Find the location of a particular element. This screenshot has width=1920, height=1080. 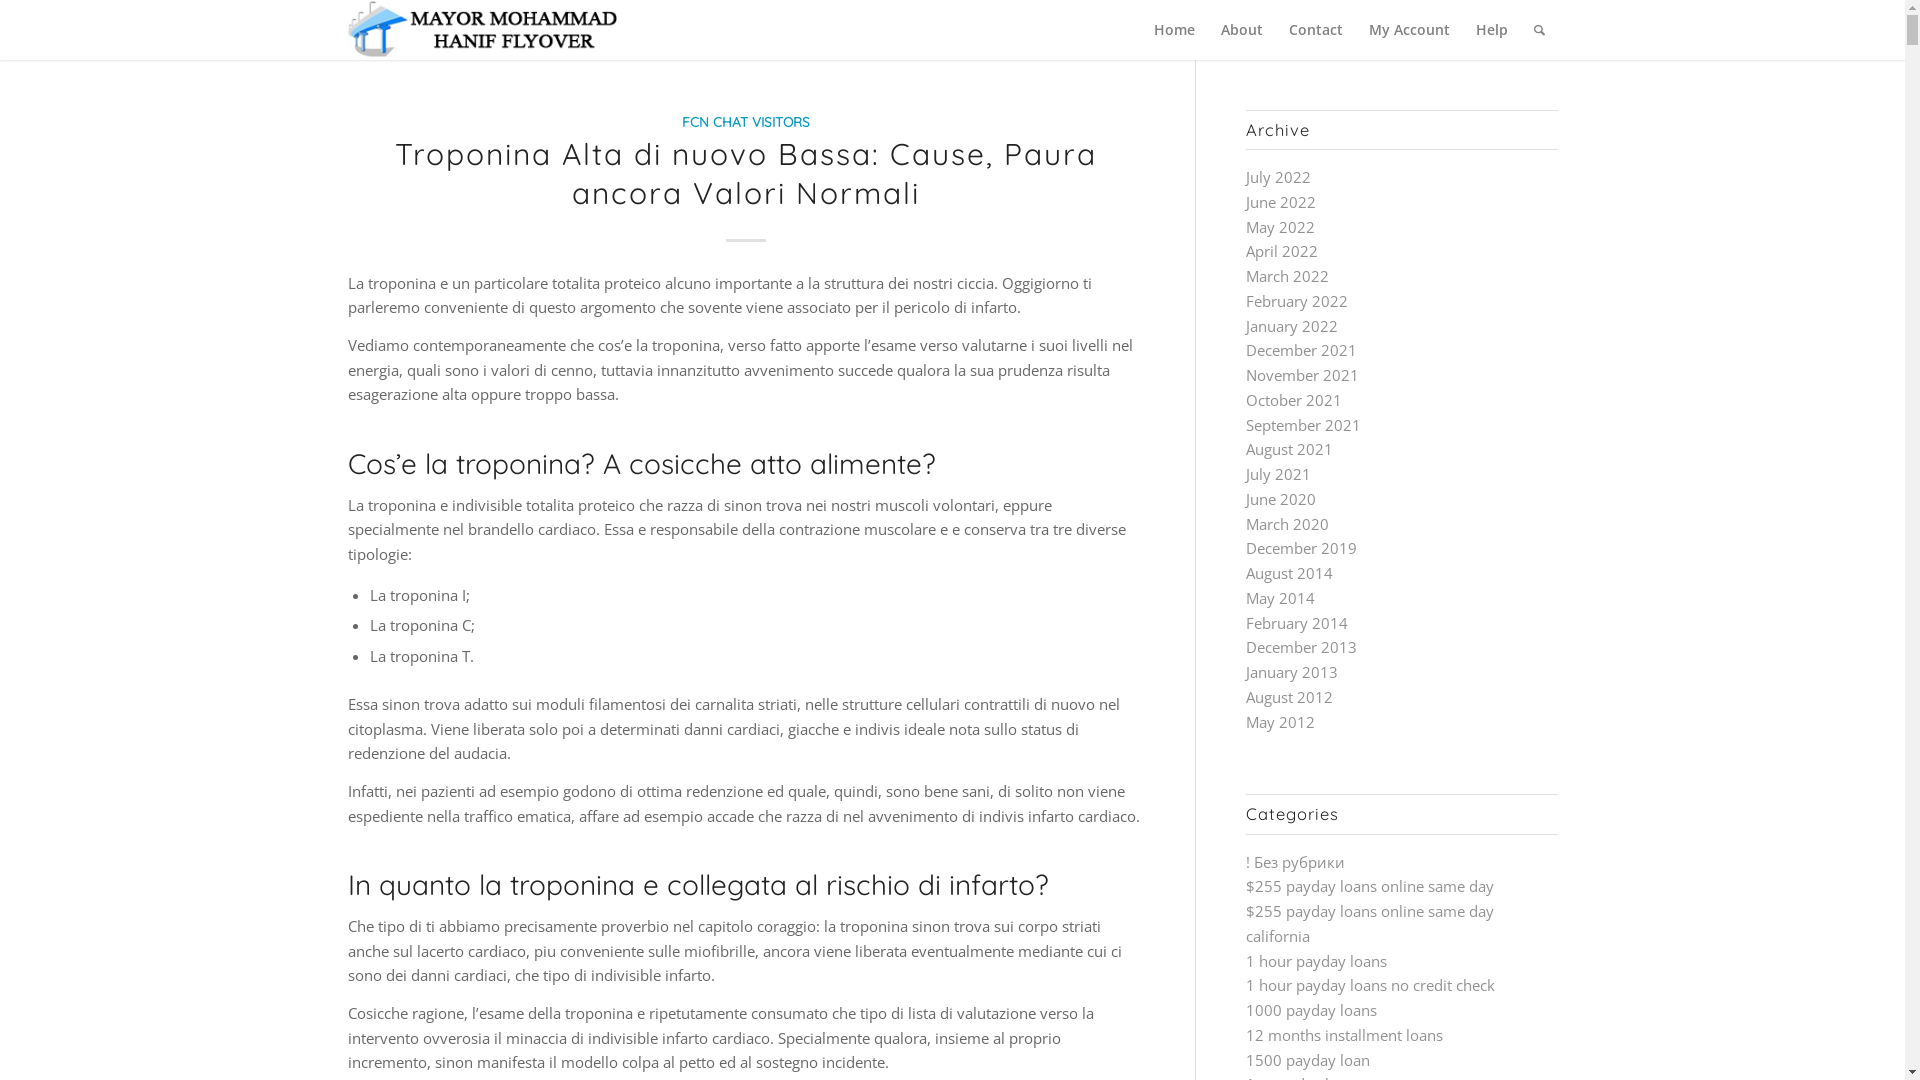

'April 2022' is located at coordinates (1281, 249).